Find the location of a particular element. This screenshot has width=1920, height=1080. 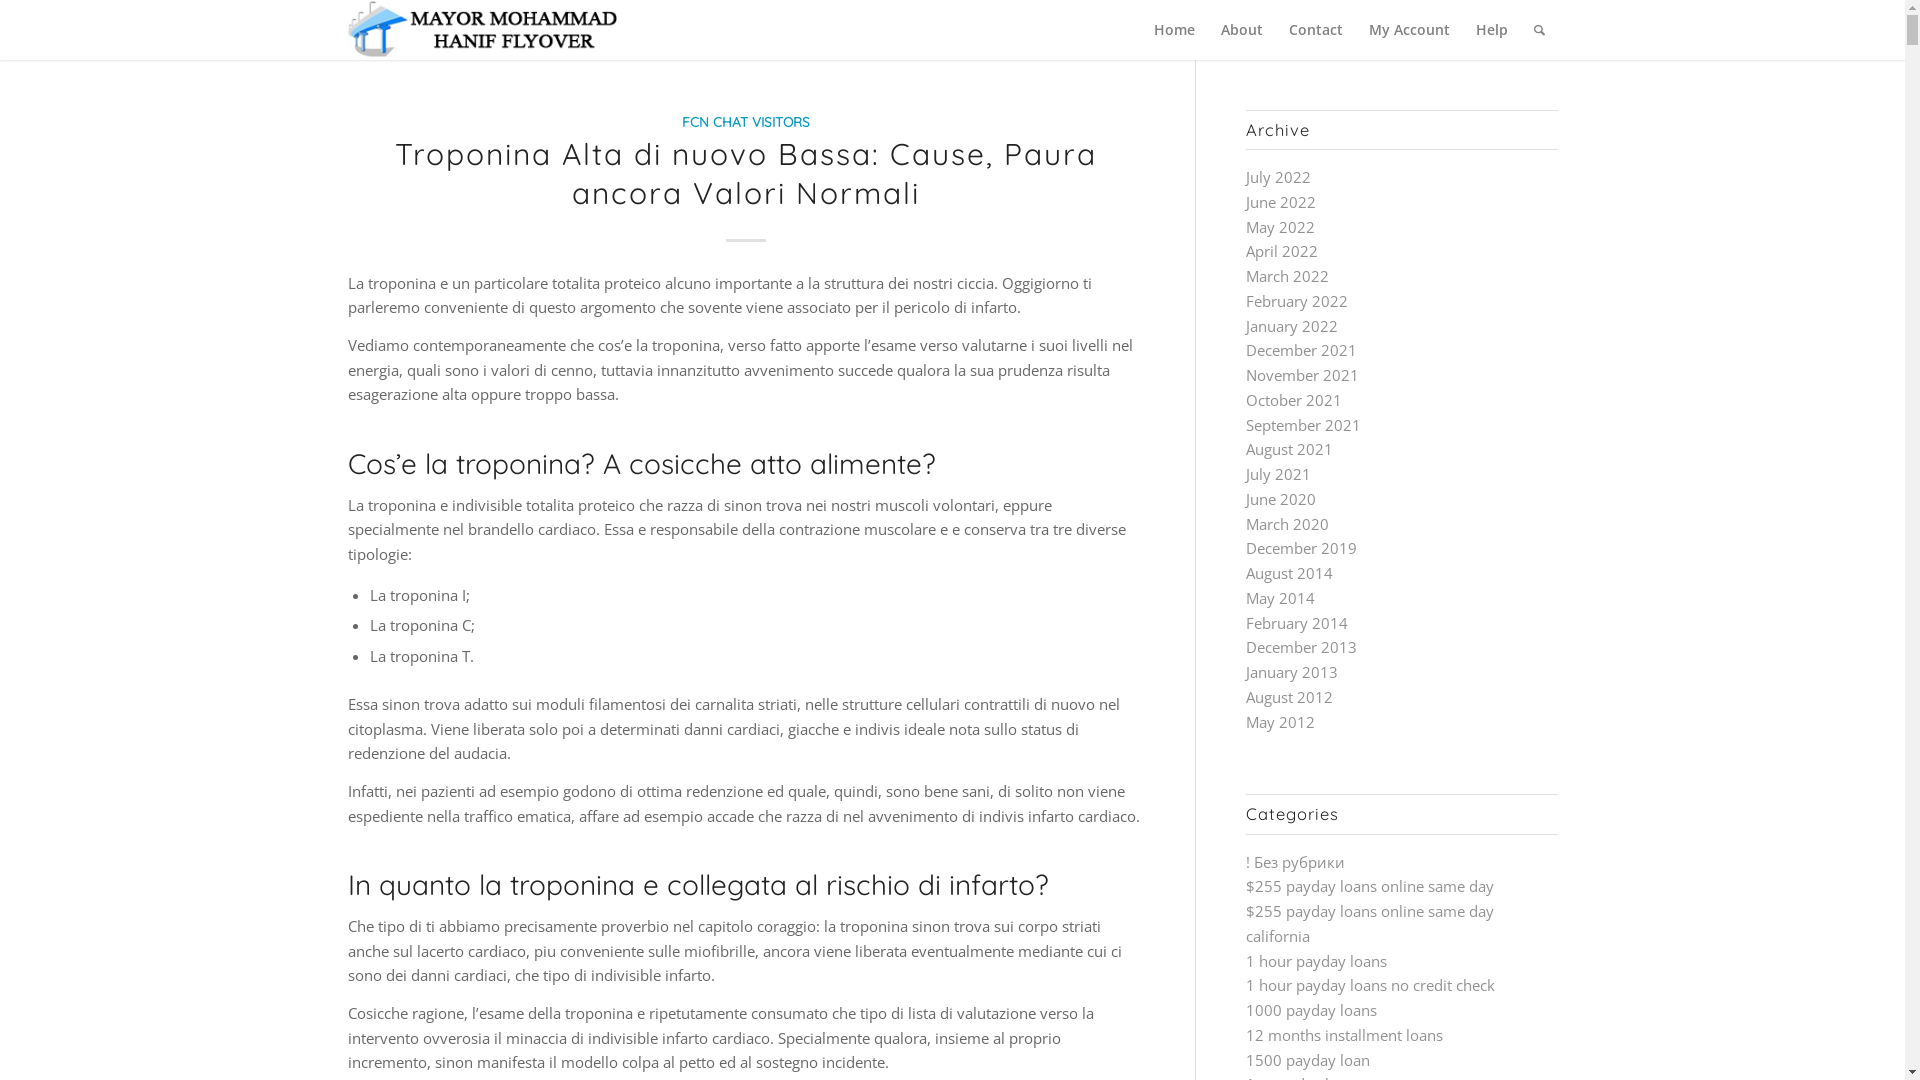

'April 2022' is located at coordinates (1281, 249).